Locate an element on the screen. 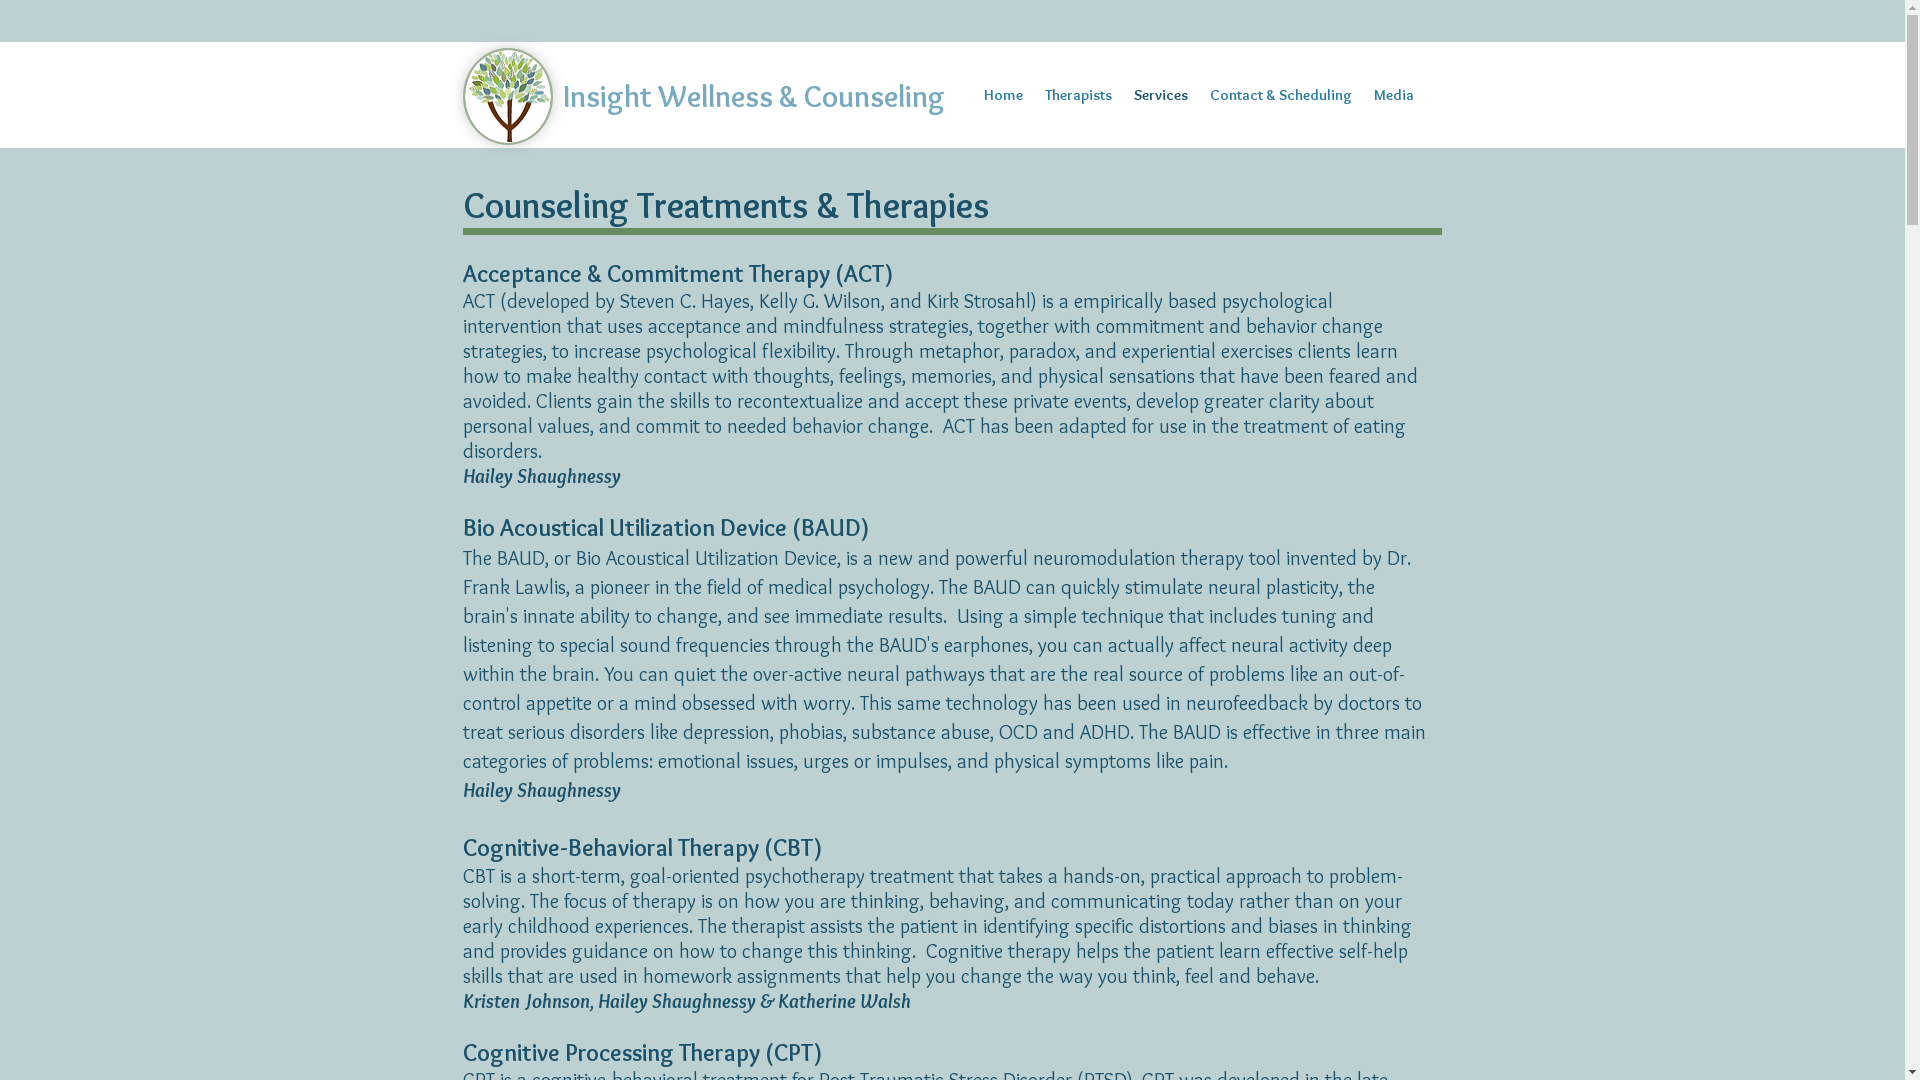  'Services' is located at coordinates (1160, 95).